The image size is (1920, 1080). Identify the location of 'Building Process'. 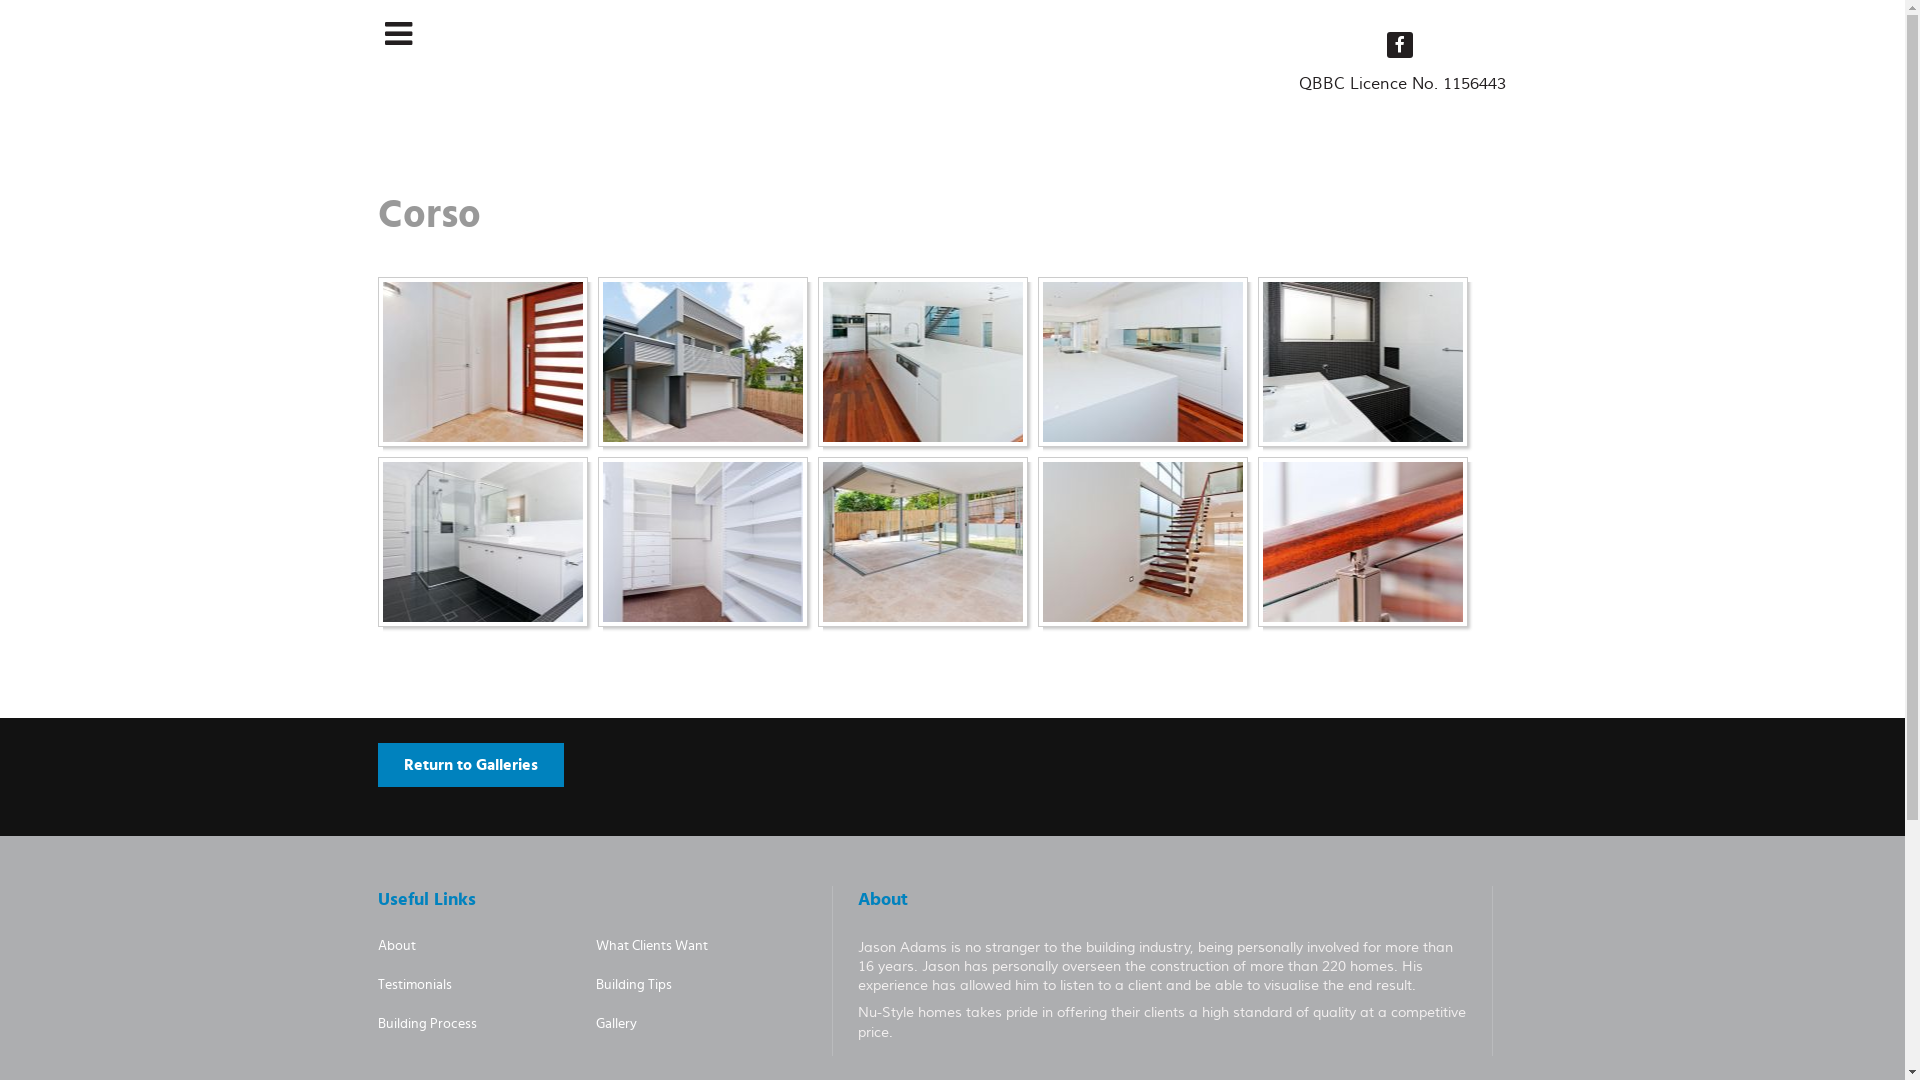
(378, 1023).